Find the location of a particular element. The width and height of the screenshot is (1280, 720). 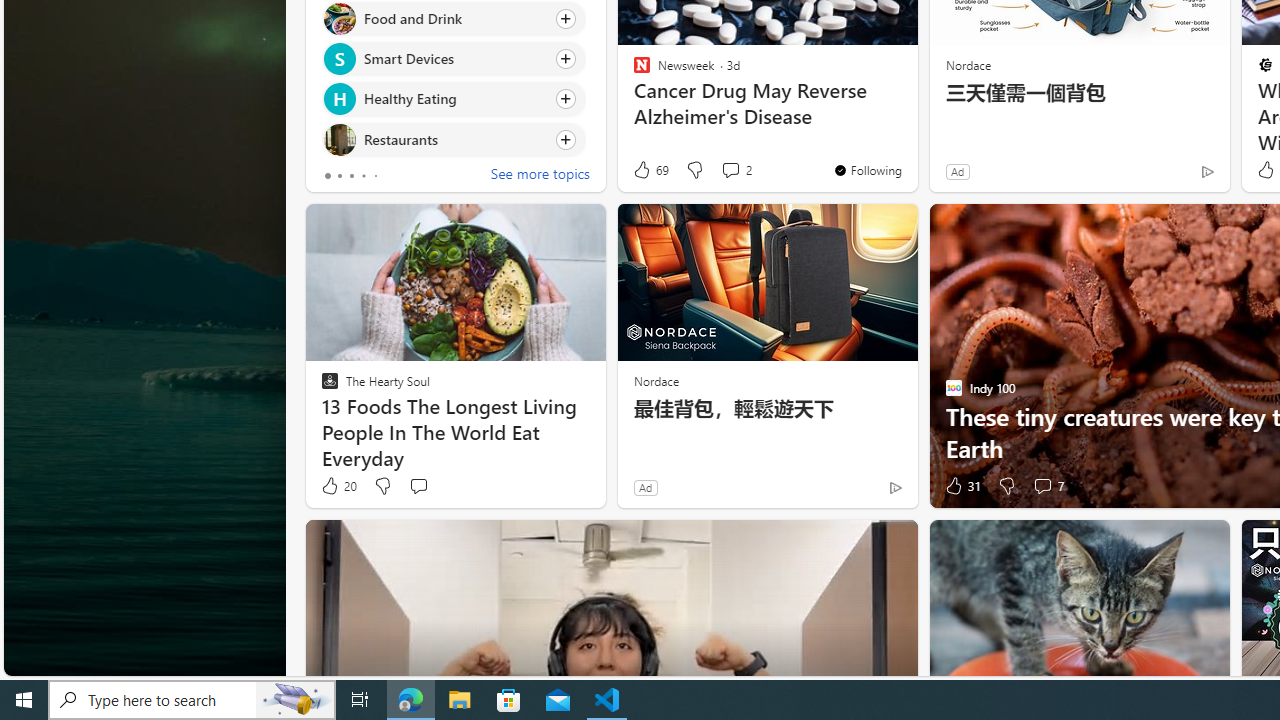

'Restaurants' is located at coordinates (339, 138).